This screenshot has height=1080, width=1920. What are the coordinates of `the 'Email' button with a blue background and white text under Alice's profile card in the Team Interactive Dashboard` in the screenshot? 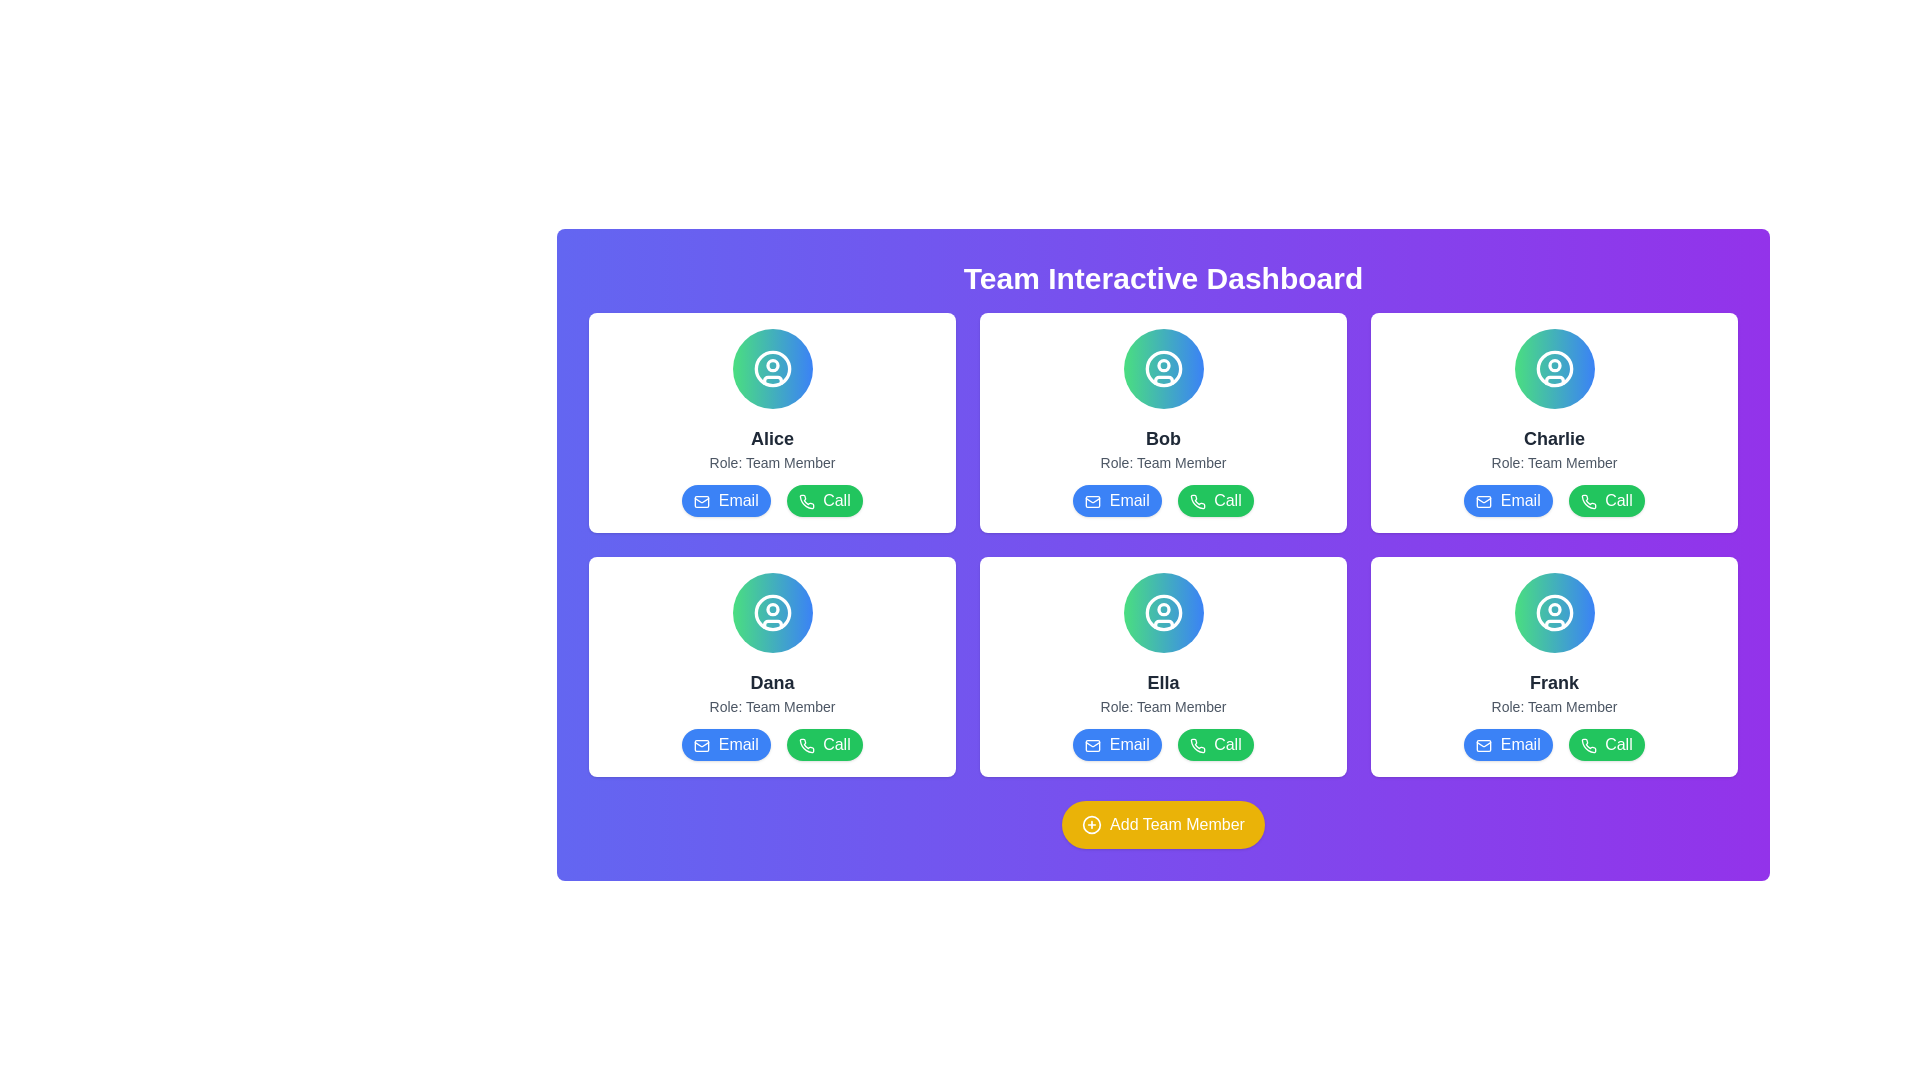 It's located at (725, 500).